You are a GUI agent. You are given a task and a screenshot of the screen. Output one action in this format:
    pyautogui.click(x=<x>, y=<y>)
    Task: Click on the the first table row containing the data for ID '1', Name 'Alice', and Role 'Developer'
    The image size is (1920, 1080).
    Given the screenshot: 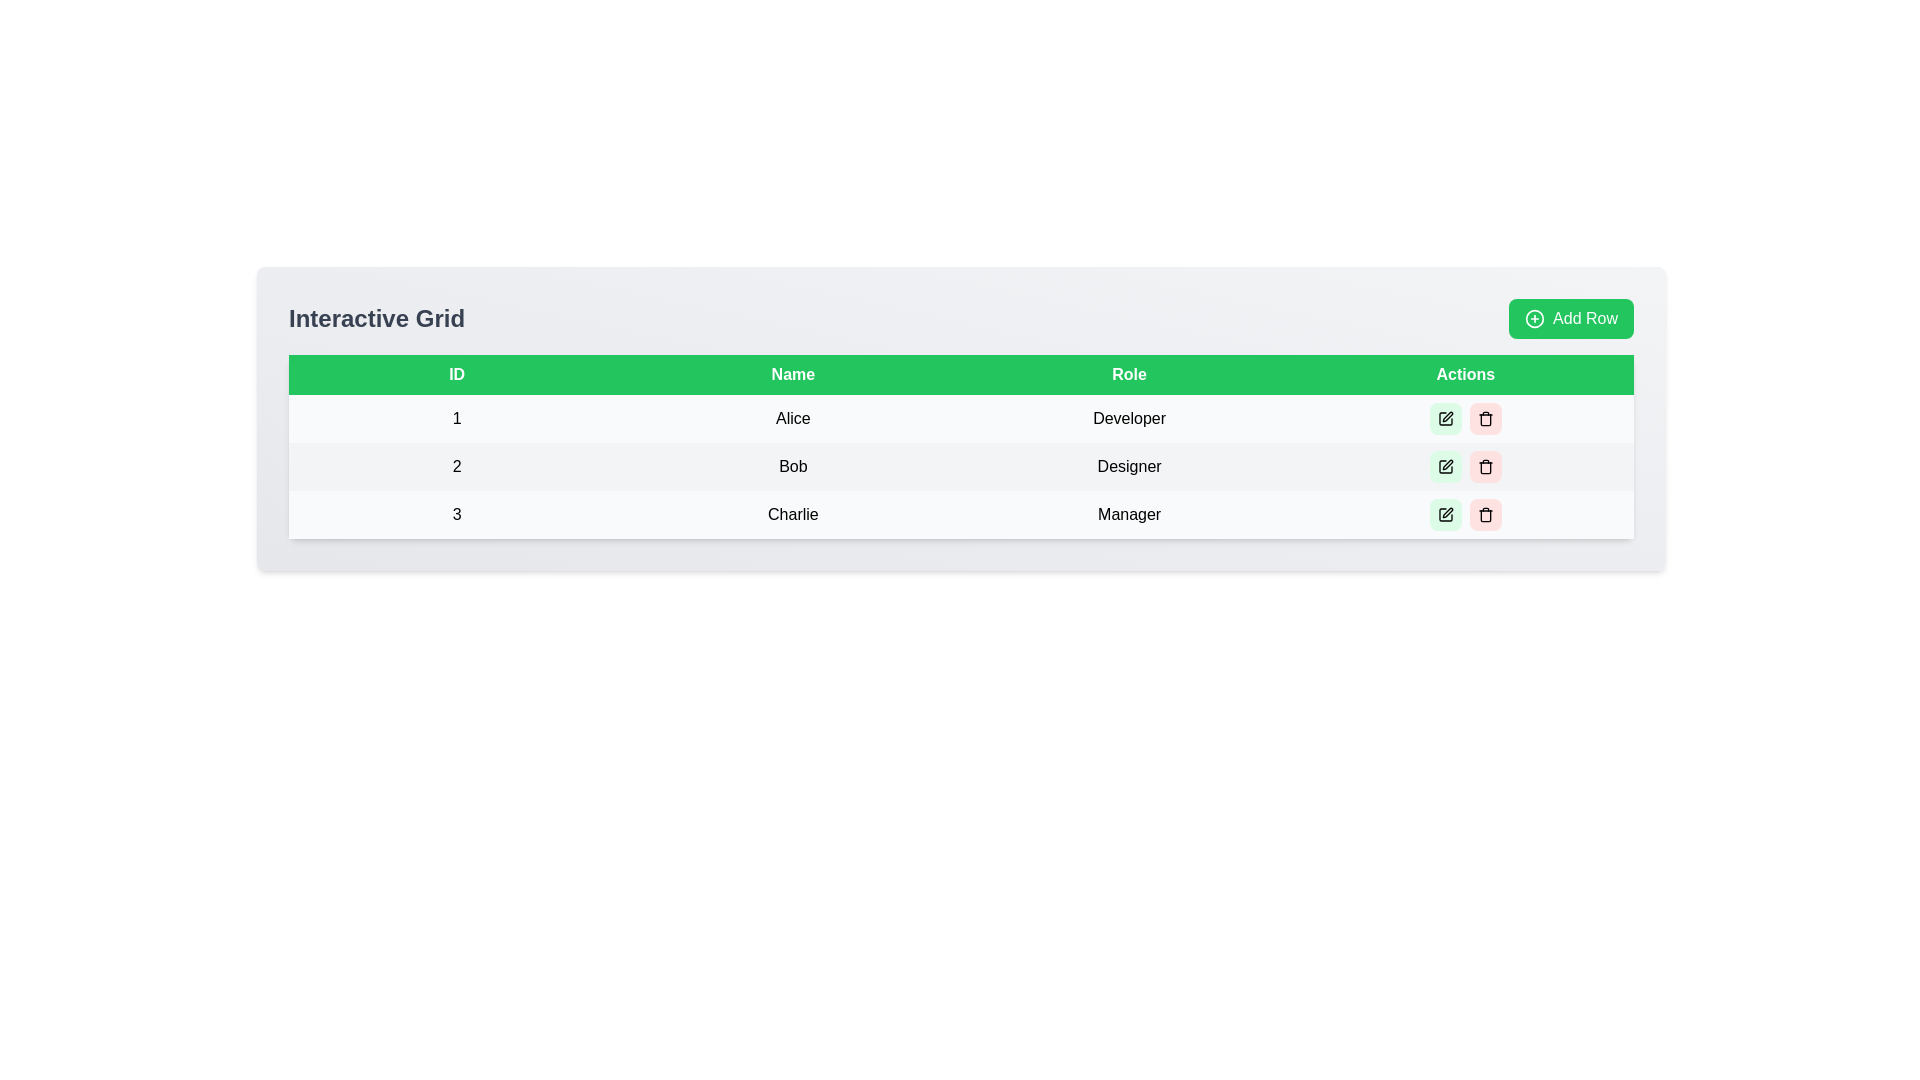 What is the action you would take?
    pyautogui.click(x=961, y=418)
    